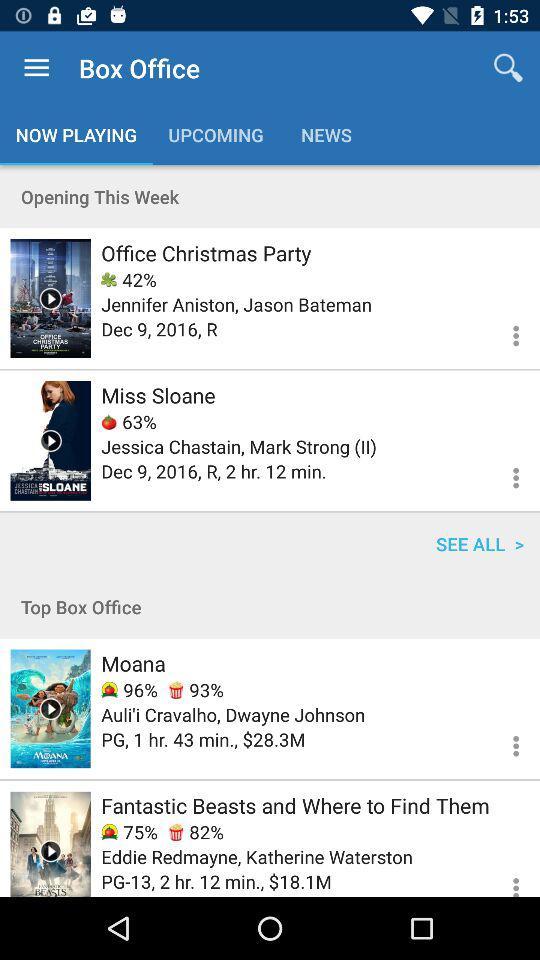  Describe the element at coordinates (129, 690) in the screenshot. I see `the item next to the 93% item` at that location.